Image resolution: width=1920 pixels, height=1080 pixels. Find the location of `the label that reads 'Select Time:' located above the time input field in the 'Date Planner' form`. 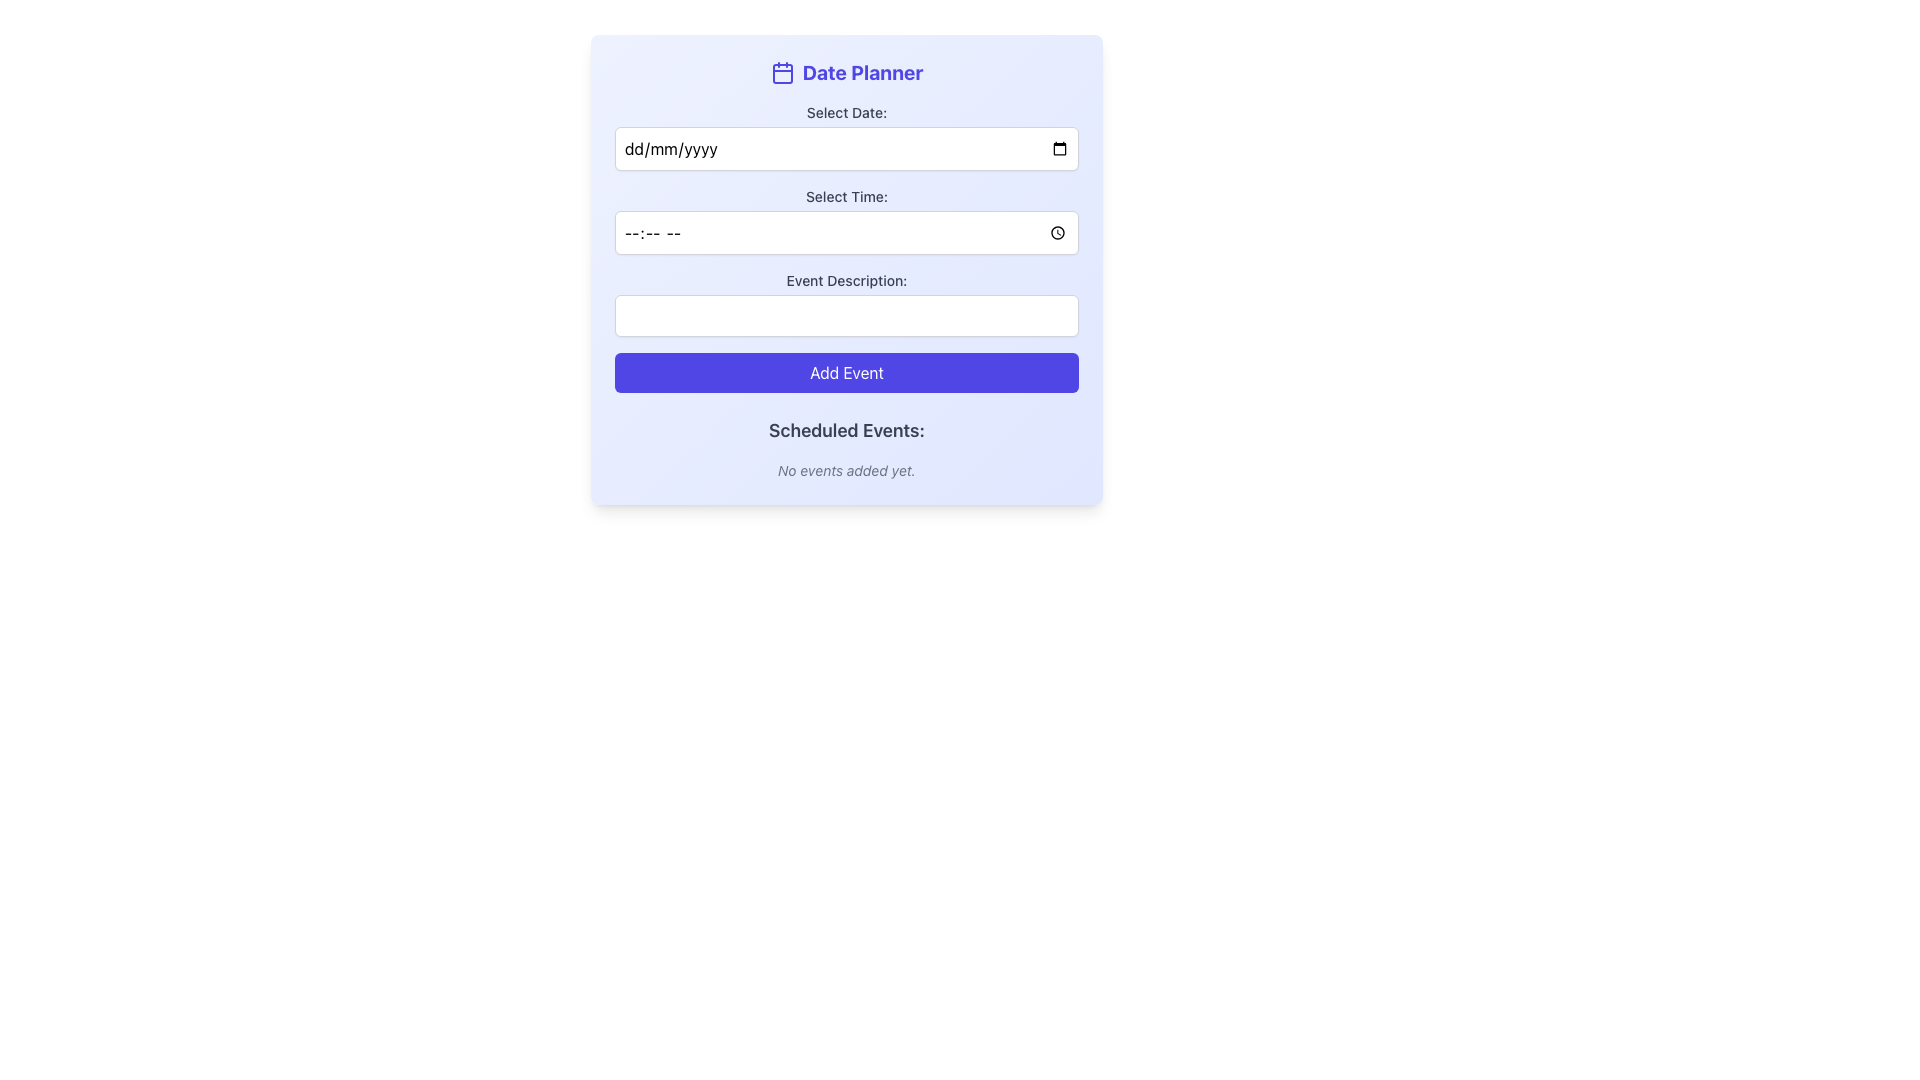

the label that reads 'Select Time:' located above the time input field in the 'Date Planner' form is located at coordinates (846, 196).